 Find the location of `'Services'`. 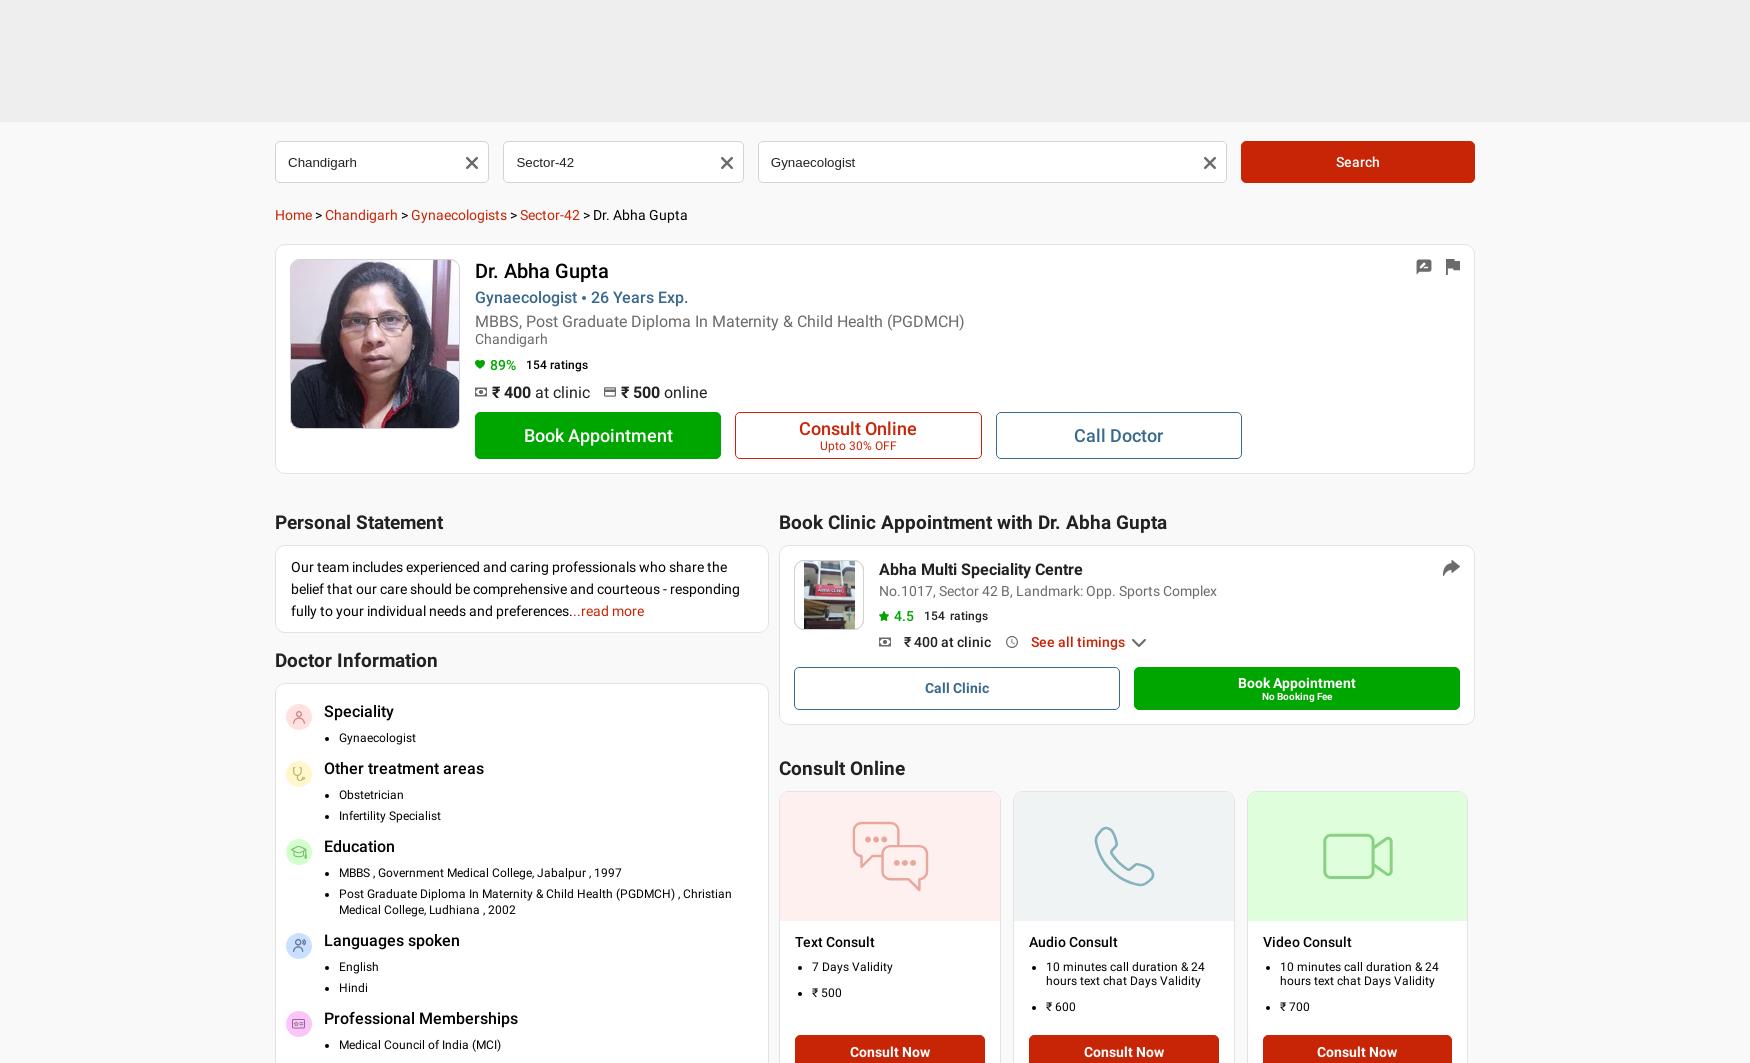

'Services' is located at coordinates (1094, 144).